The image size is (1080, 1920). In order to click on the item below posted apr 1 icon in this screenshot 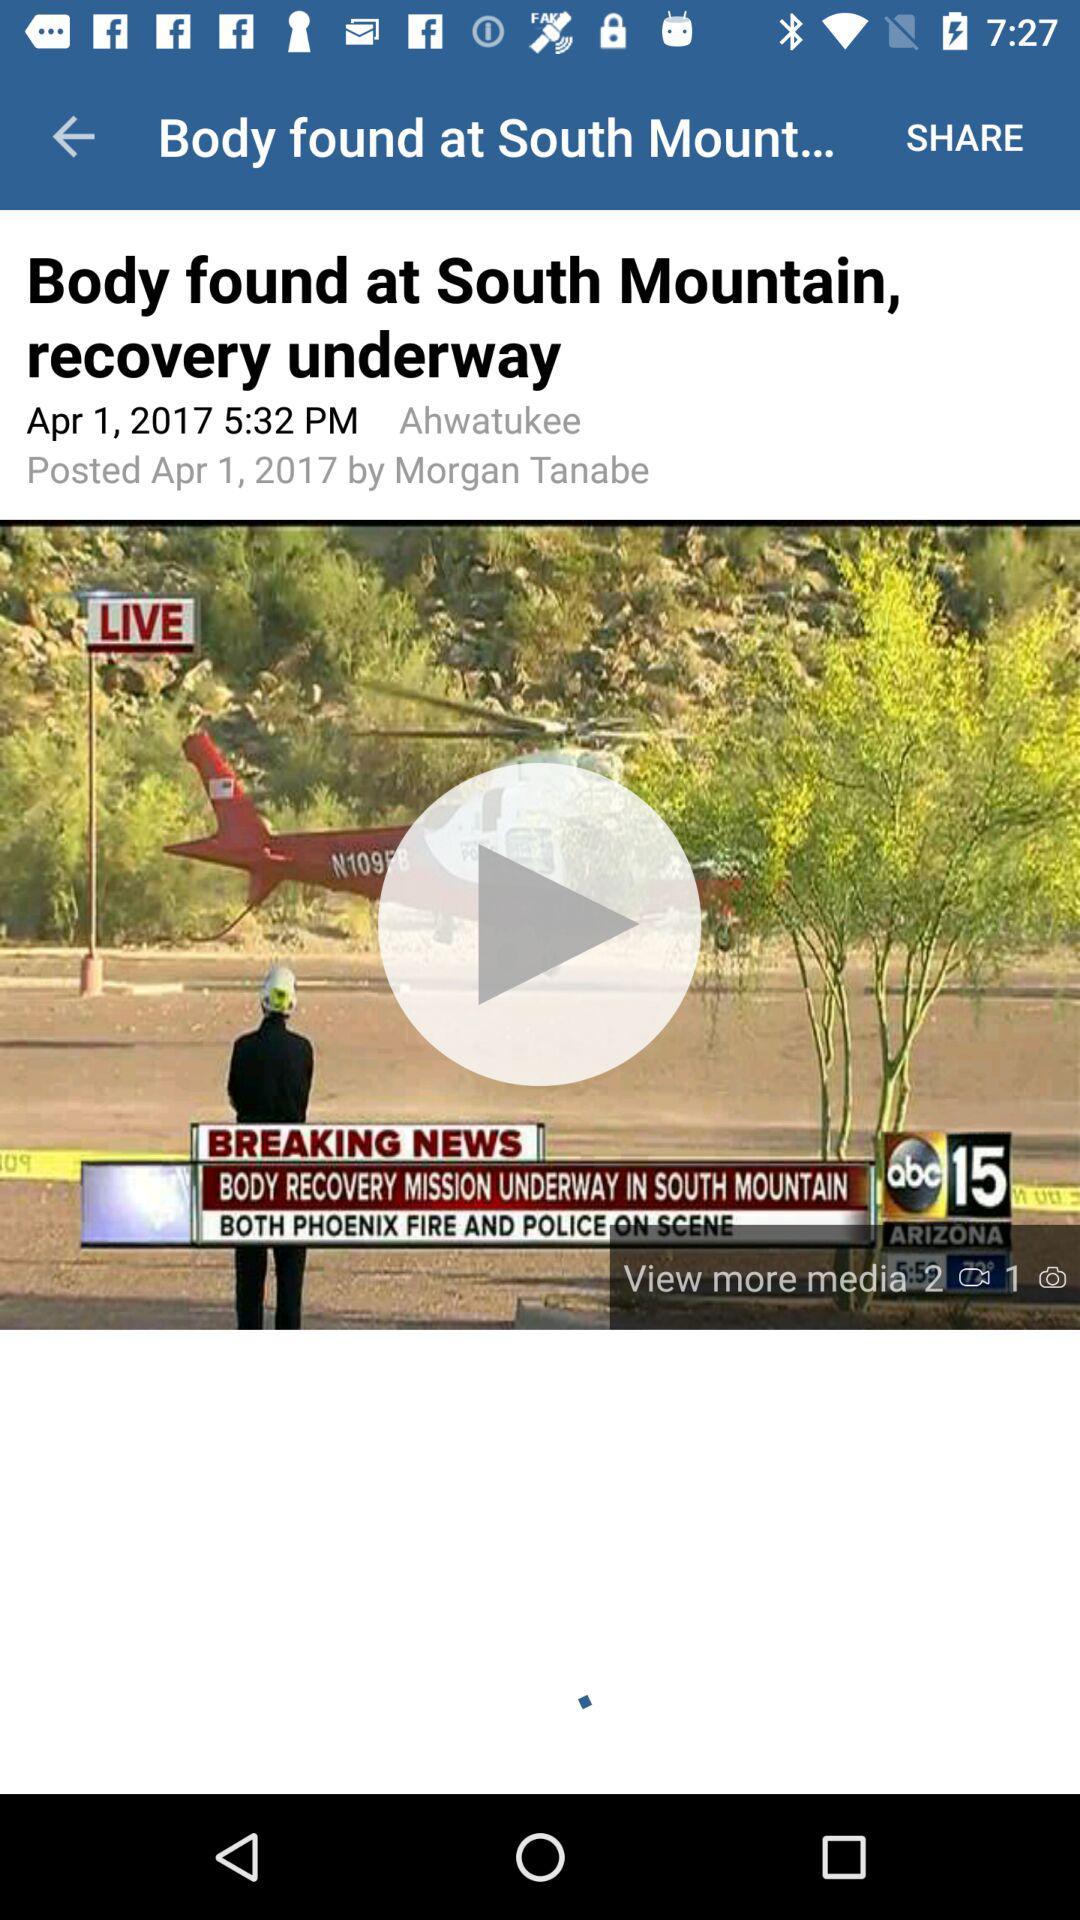, I will do `click(540, 923)`.